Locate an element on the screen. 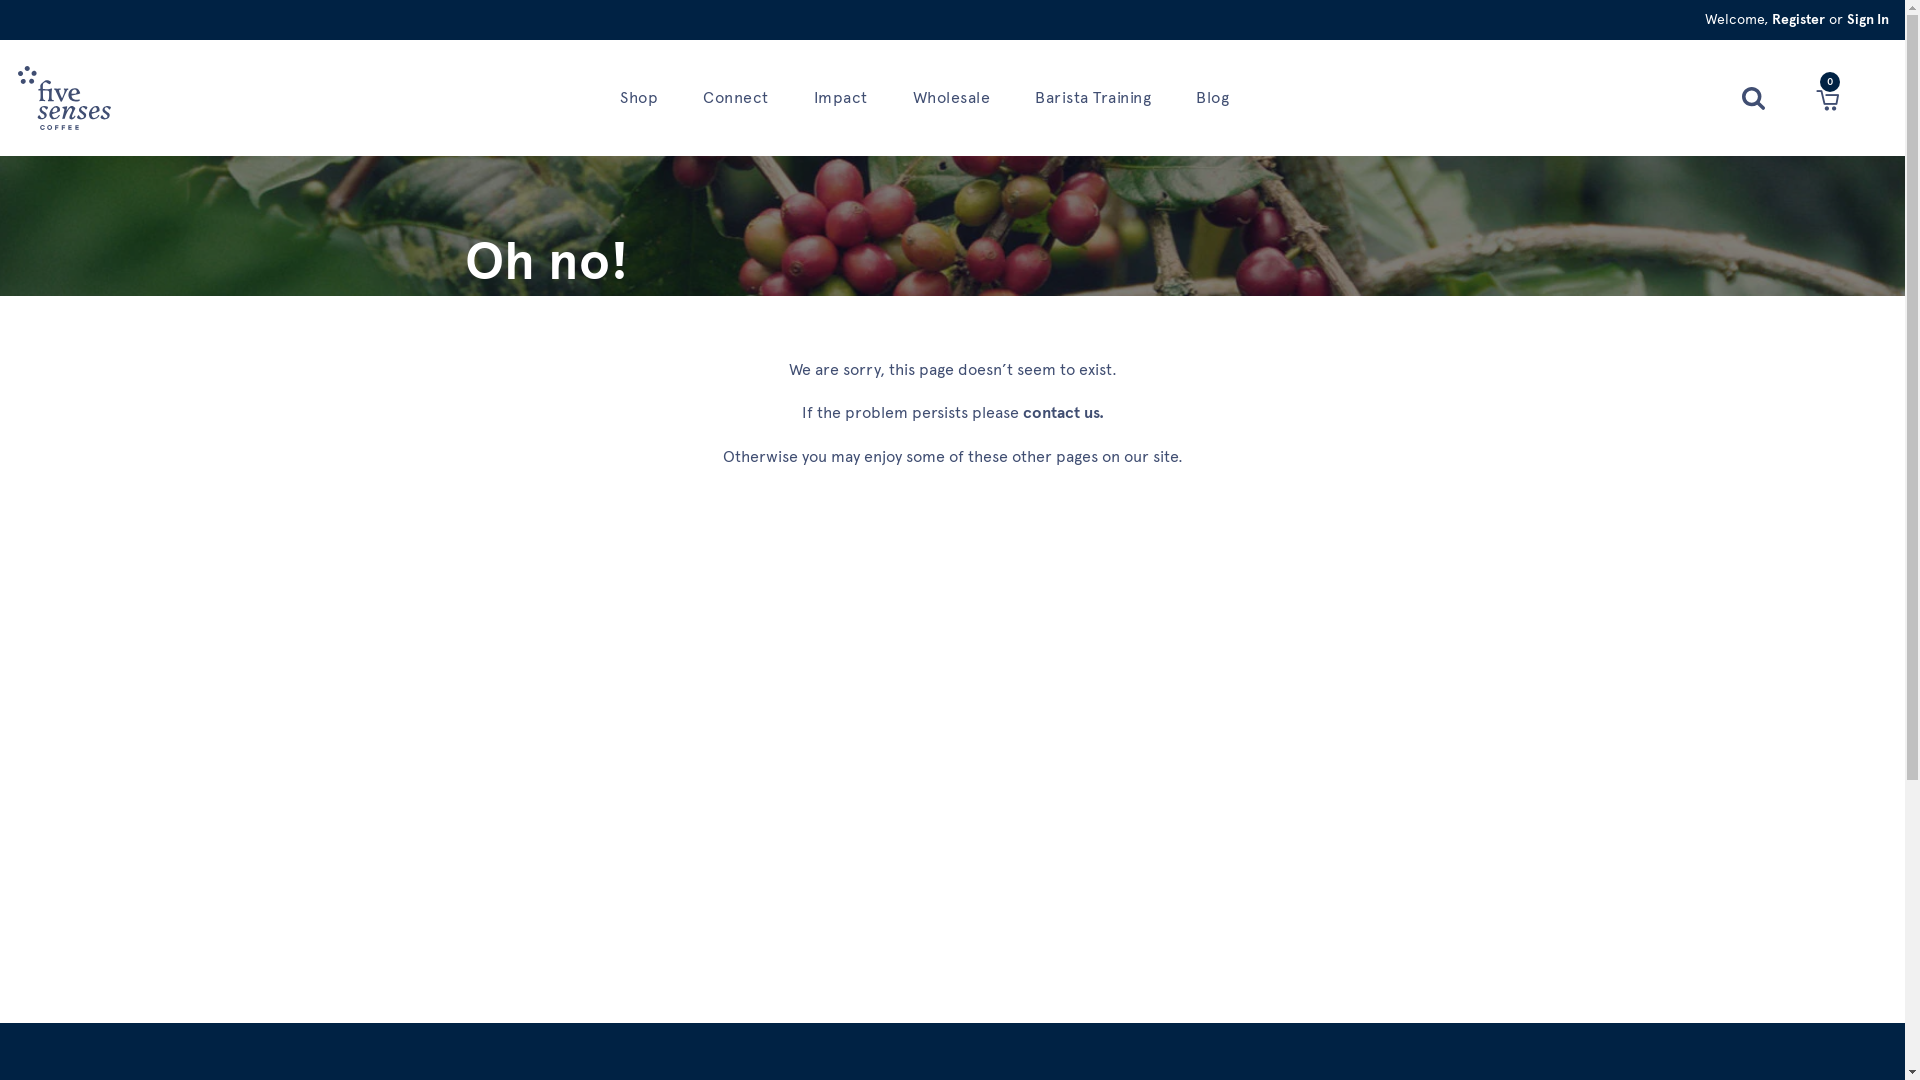  'Blog' is located at coordinates (1176, 97).